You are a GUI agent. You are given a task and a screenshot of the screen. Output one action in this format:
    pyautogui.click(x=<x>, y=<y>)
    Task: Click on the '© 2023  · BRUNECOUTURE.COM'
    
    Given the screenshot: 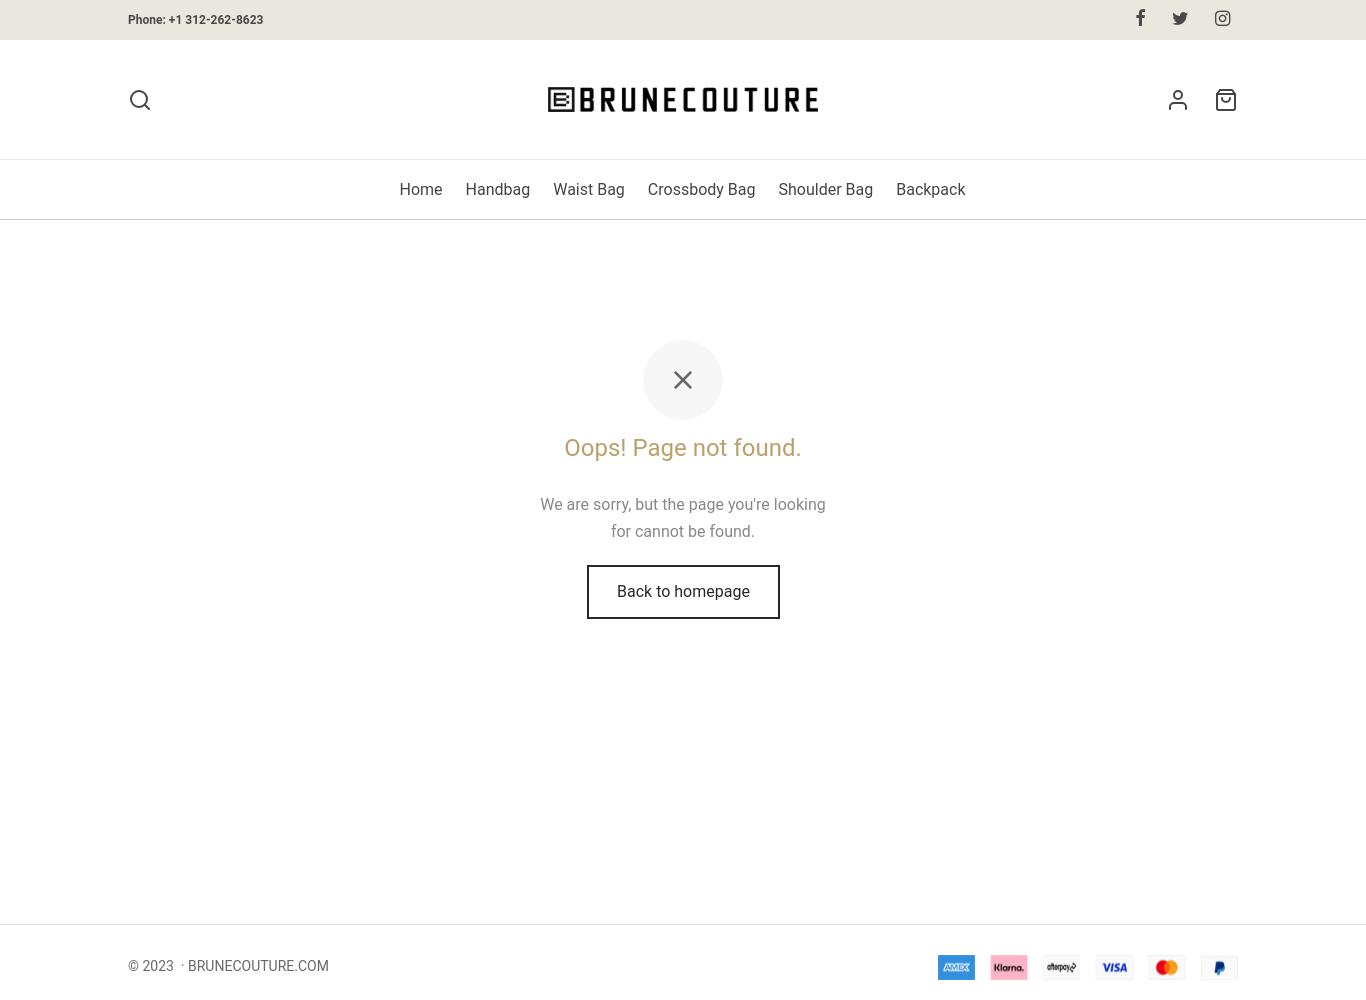 What is the action you would take?
    pyautogui.click(x=226, y=965)
    